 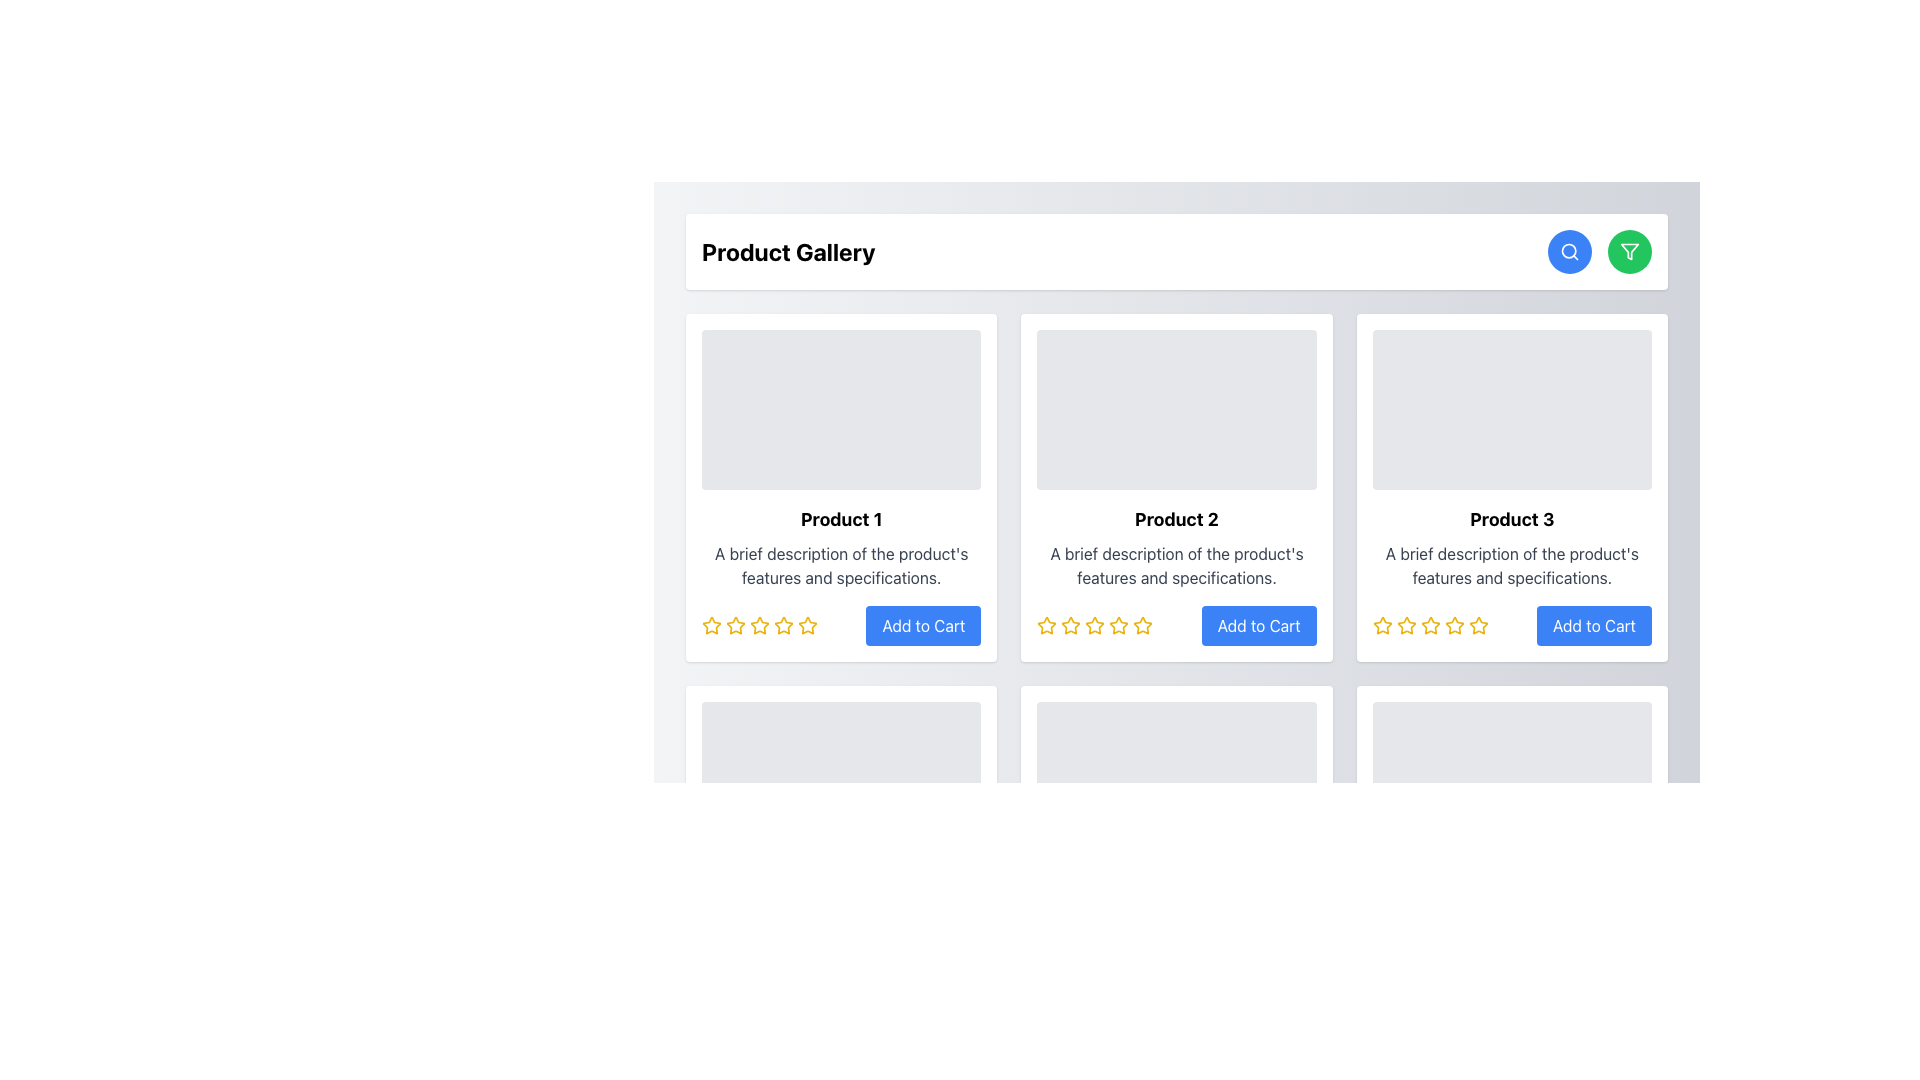 What do you see at coordinates (782, 624) in the screenshot?
I see `the red bordered star icon in the 5-star rating system located below the title 'Product 1'` at bounding box center [782, 624].